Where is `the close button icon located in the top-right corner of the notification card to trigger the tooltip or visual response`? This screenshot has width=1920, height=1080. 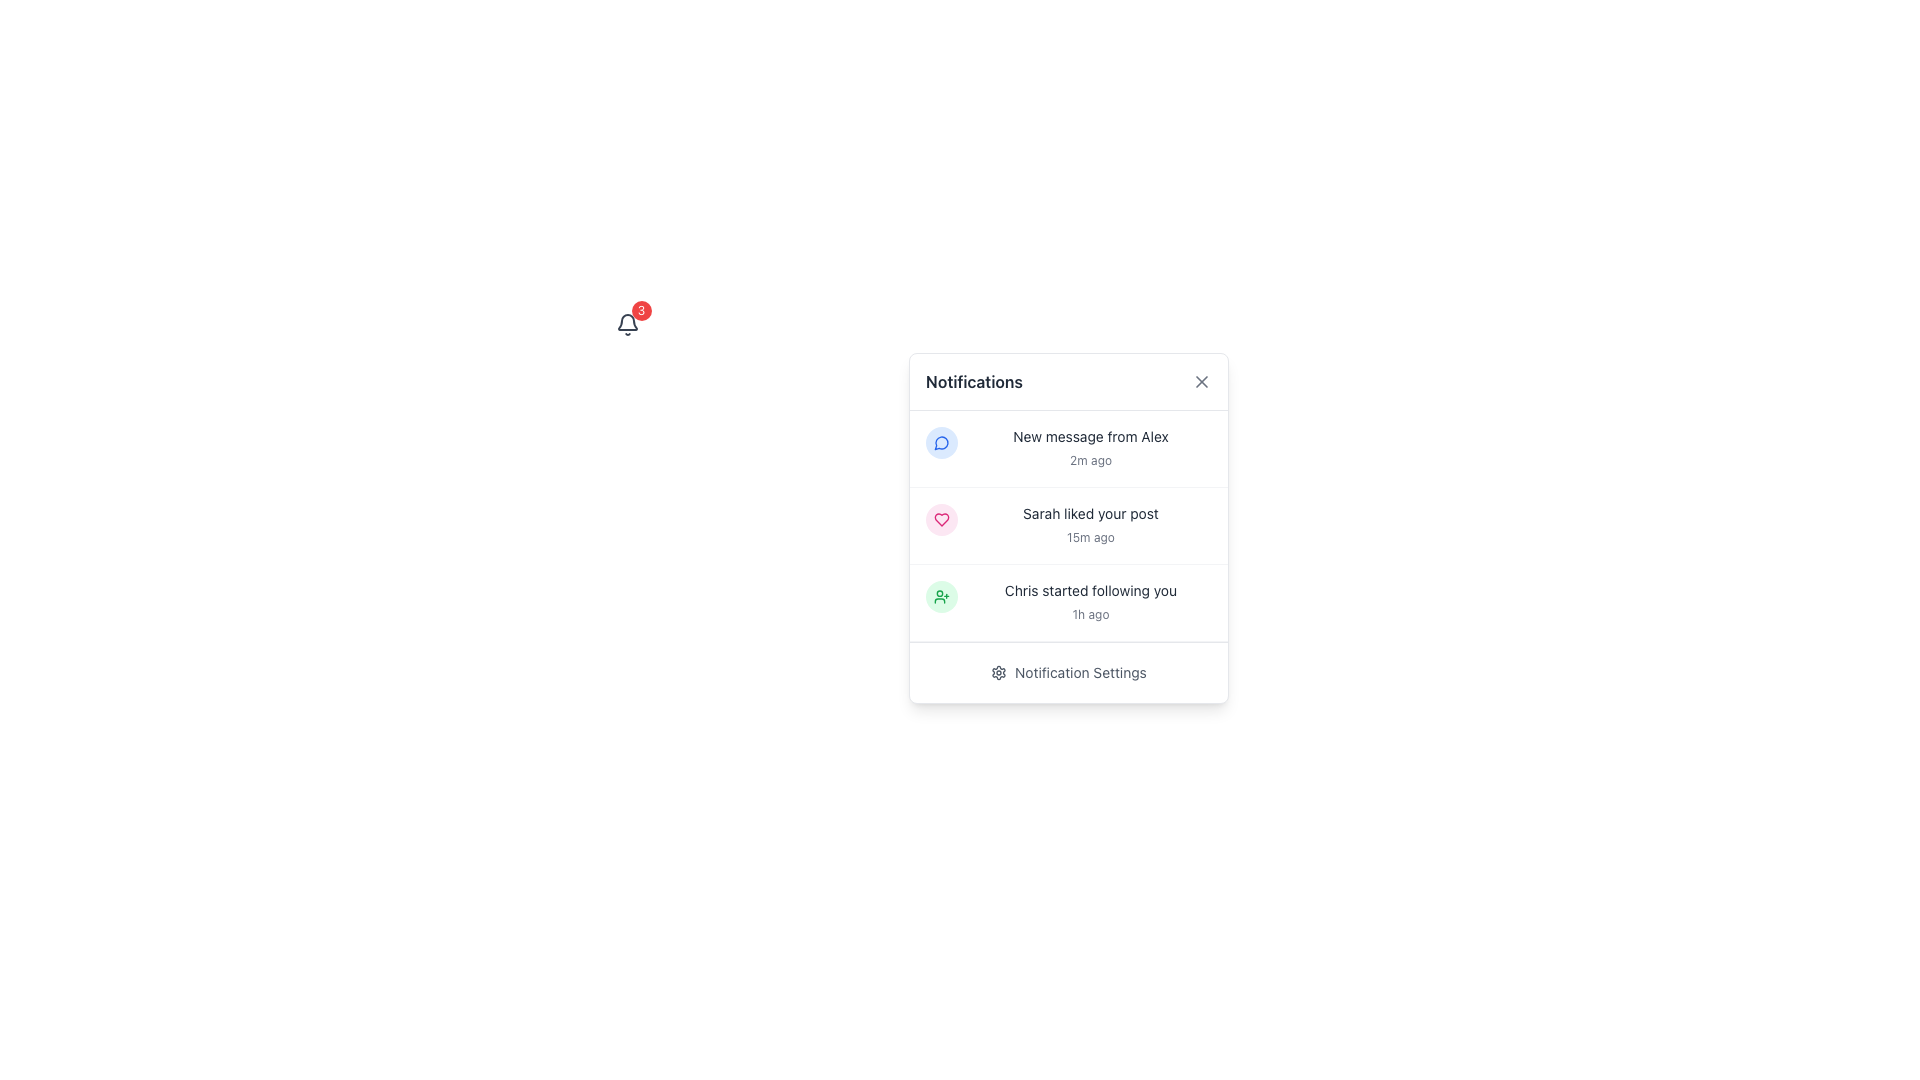 the close button icon located in the top-right corner of the notification card to trigger the tooltip or visual response is located at coordinates (1200, 381).